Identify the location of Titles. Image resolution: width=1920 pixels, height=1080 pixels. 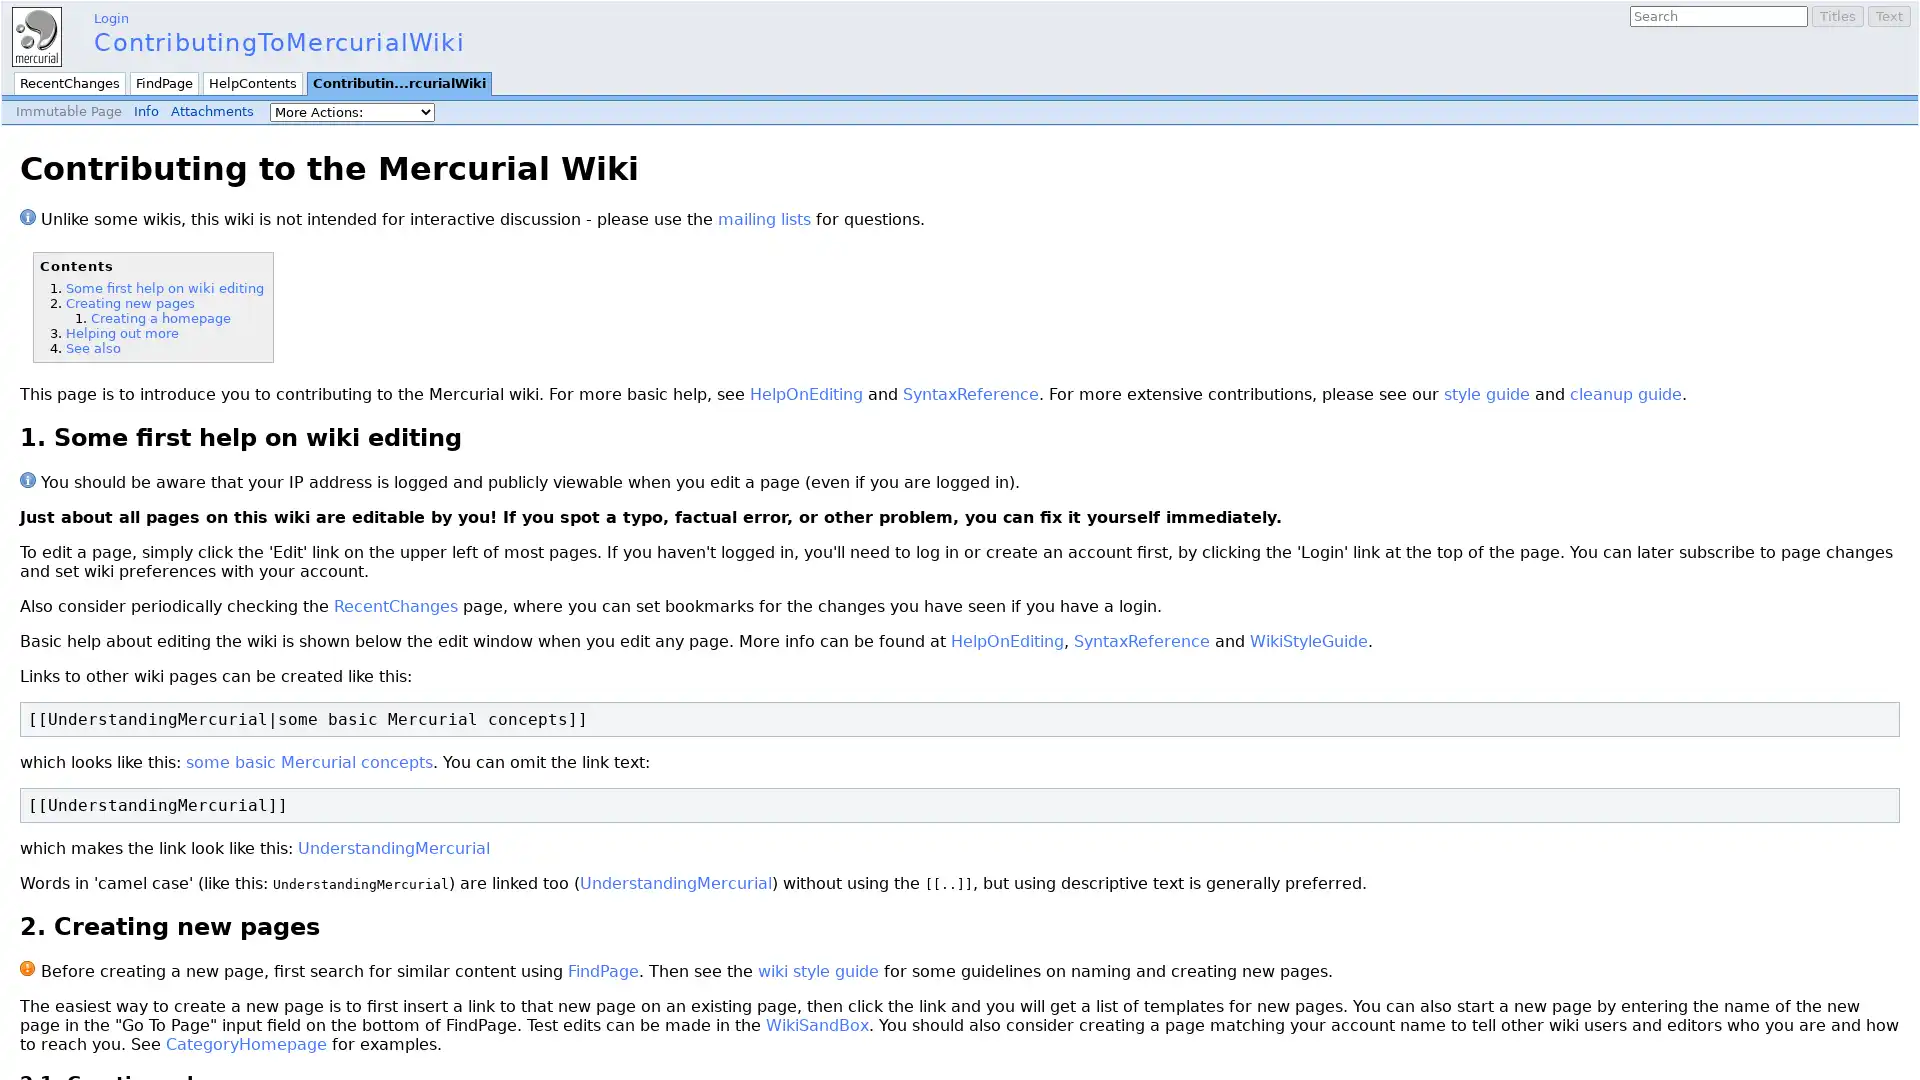
(1838, 16).